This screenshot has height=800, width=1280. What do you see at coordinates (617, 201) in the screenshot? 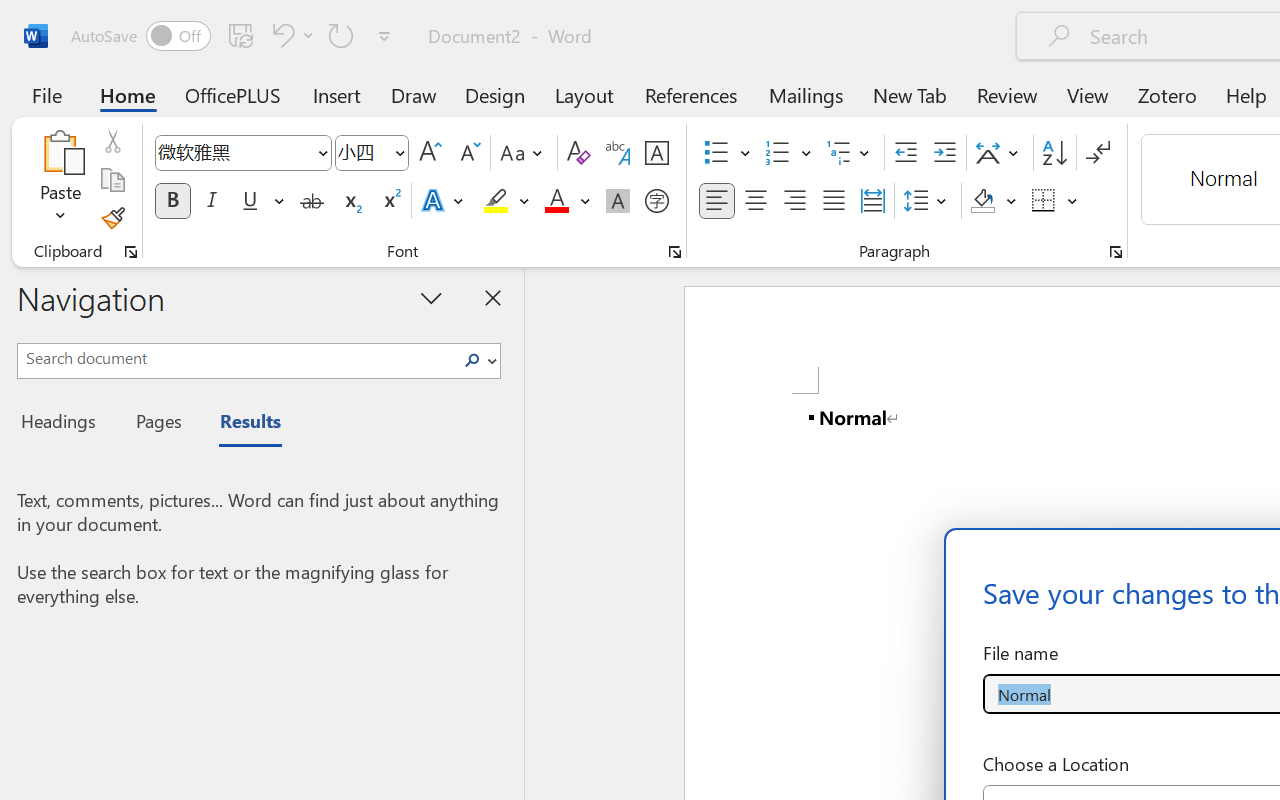
I see `'Character Shading'` at bounding box center [617, 201].